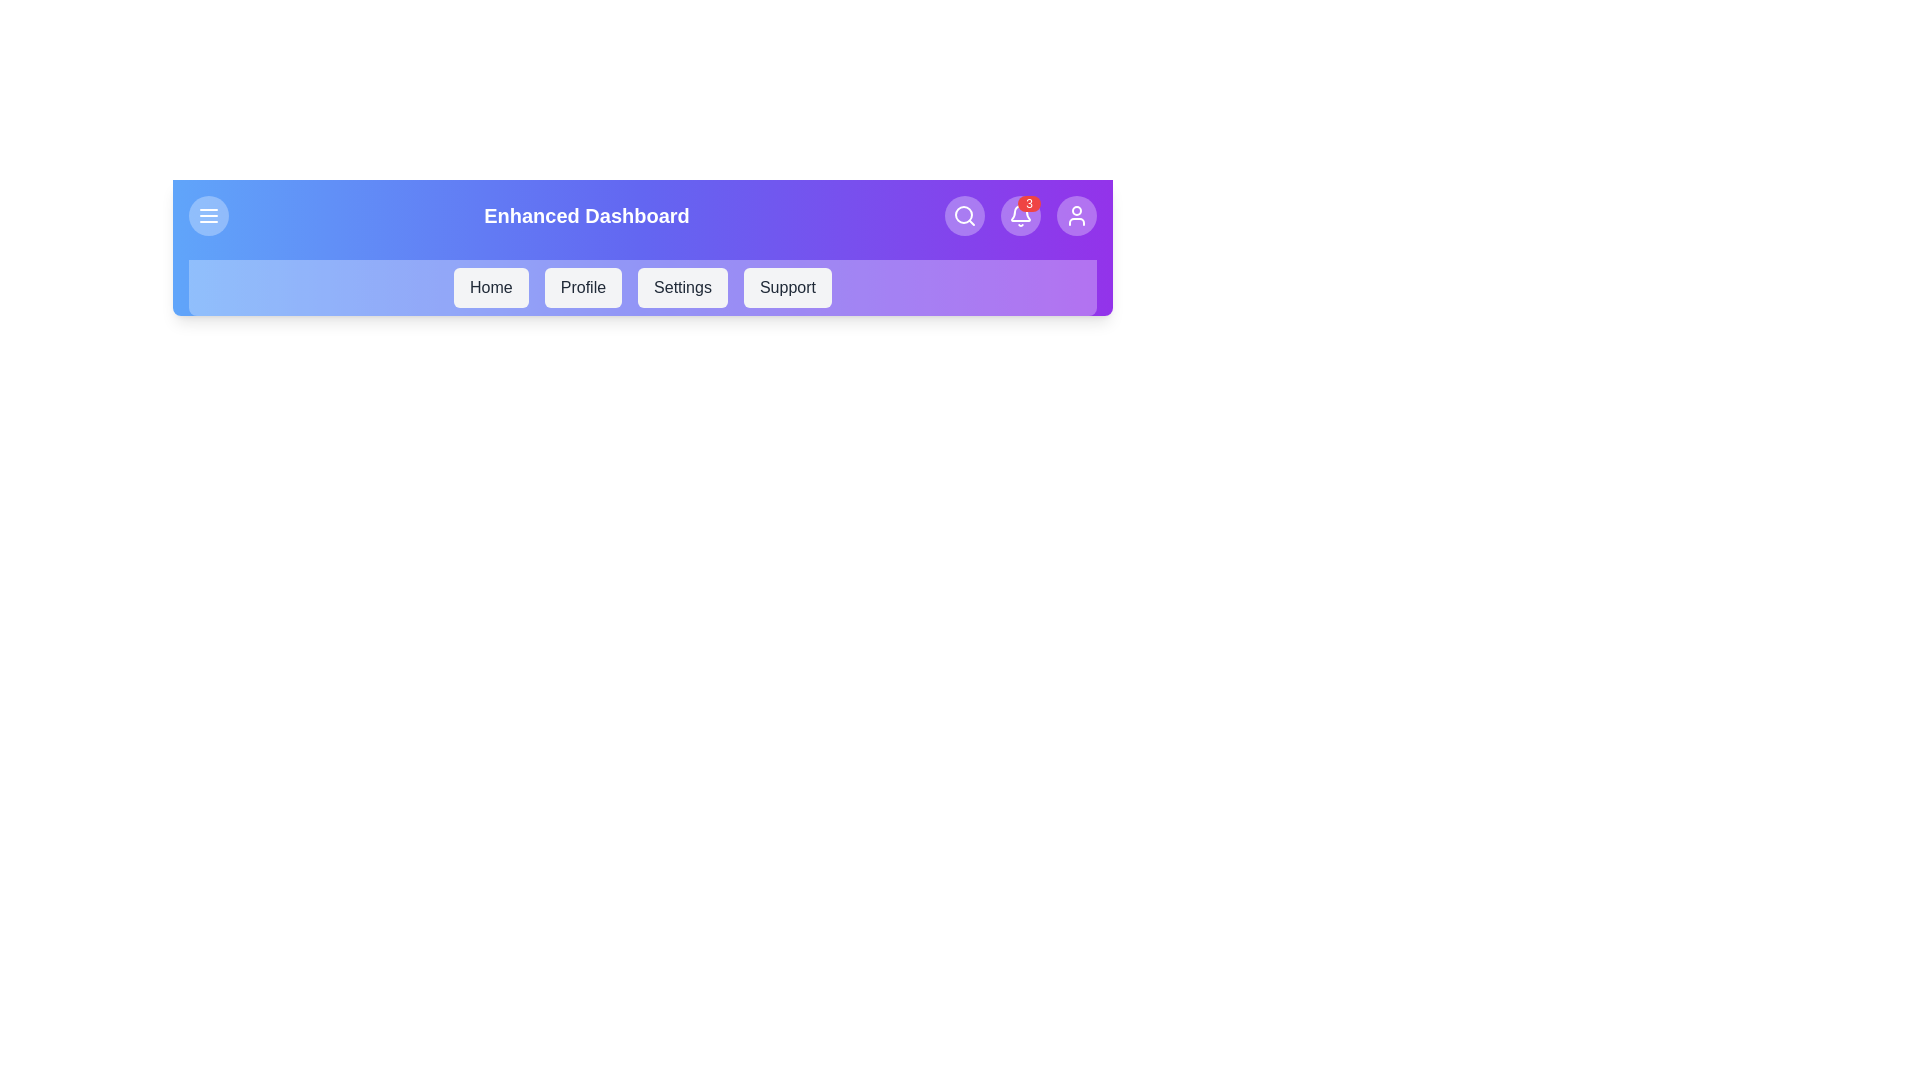 This screenshot has width=1920, height=1080. Describe the element at coordinates (1021, 216) in the screenshot. I see `the notifications button to open the notifications panel` at that location.